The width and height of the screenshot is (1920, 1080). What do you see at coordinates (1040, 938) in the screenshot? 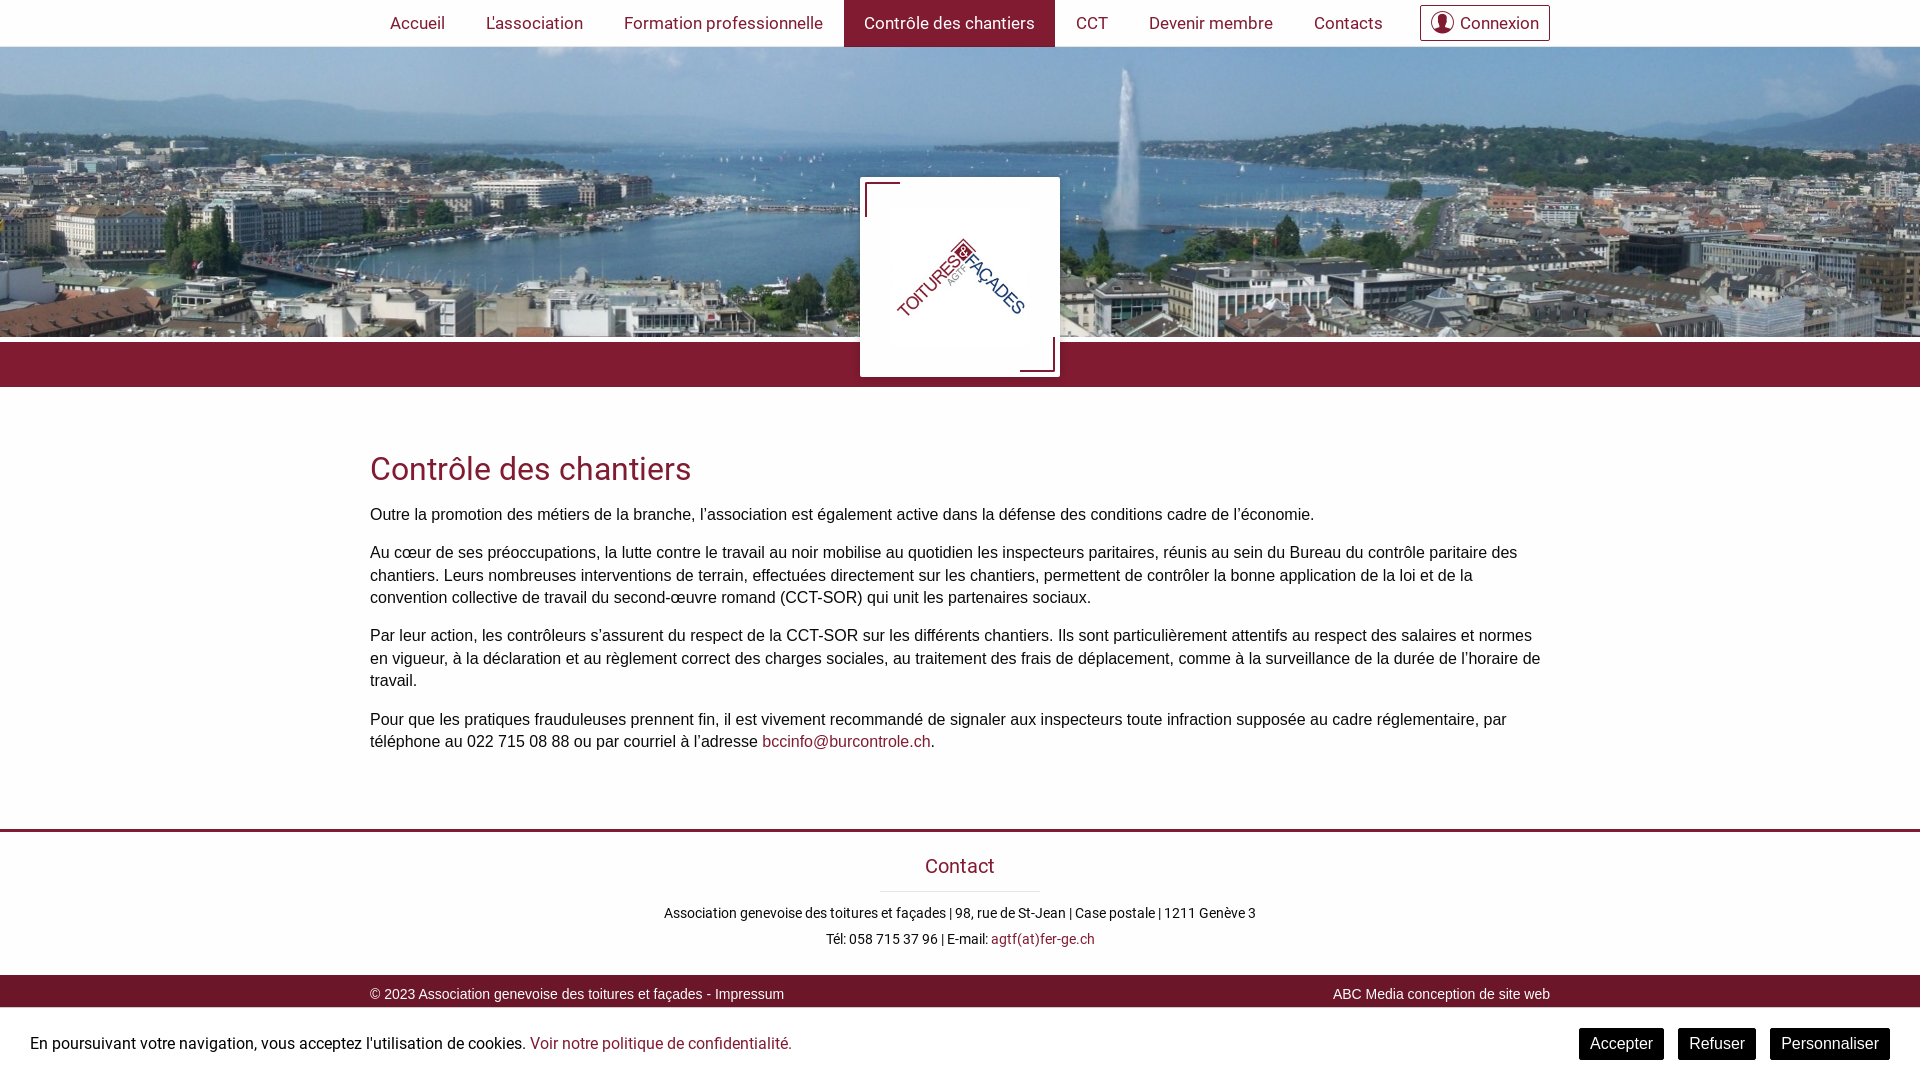
I see `'agtf(at)fer-ge.ch'` at bounding box center [1040, 938].